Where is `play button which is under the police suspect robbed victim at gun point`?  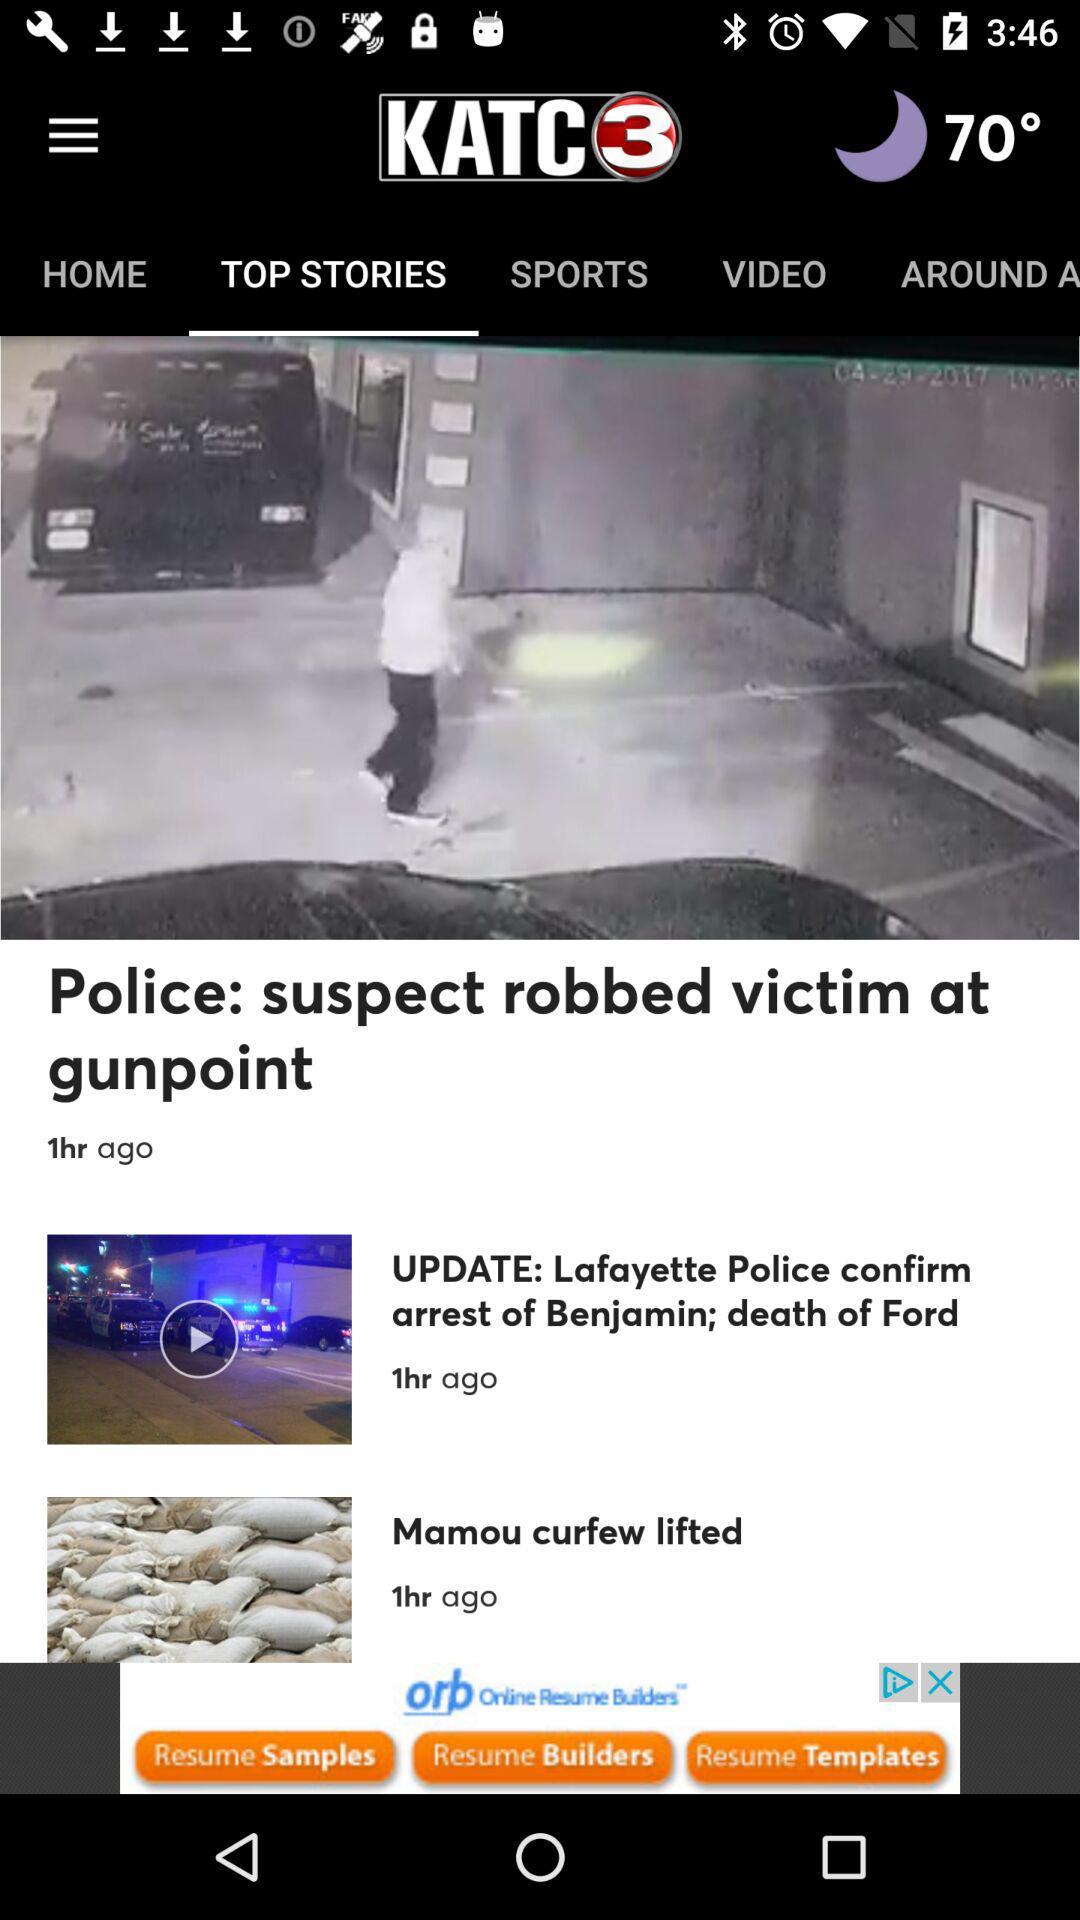
play button which is under the police suspect robbed victim at gun point is located at coordinates (199, 1339).